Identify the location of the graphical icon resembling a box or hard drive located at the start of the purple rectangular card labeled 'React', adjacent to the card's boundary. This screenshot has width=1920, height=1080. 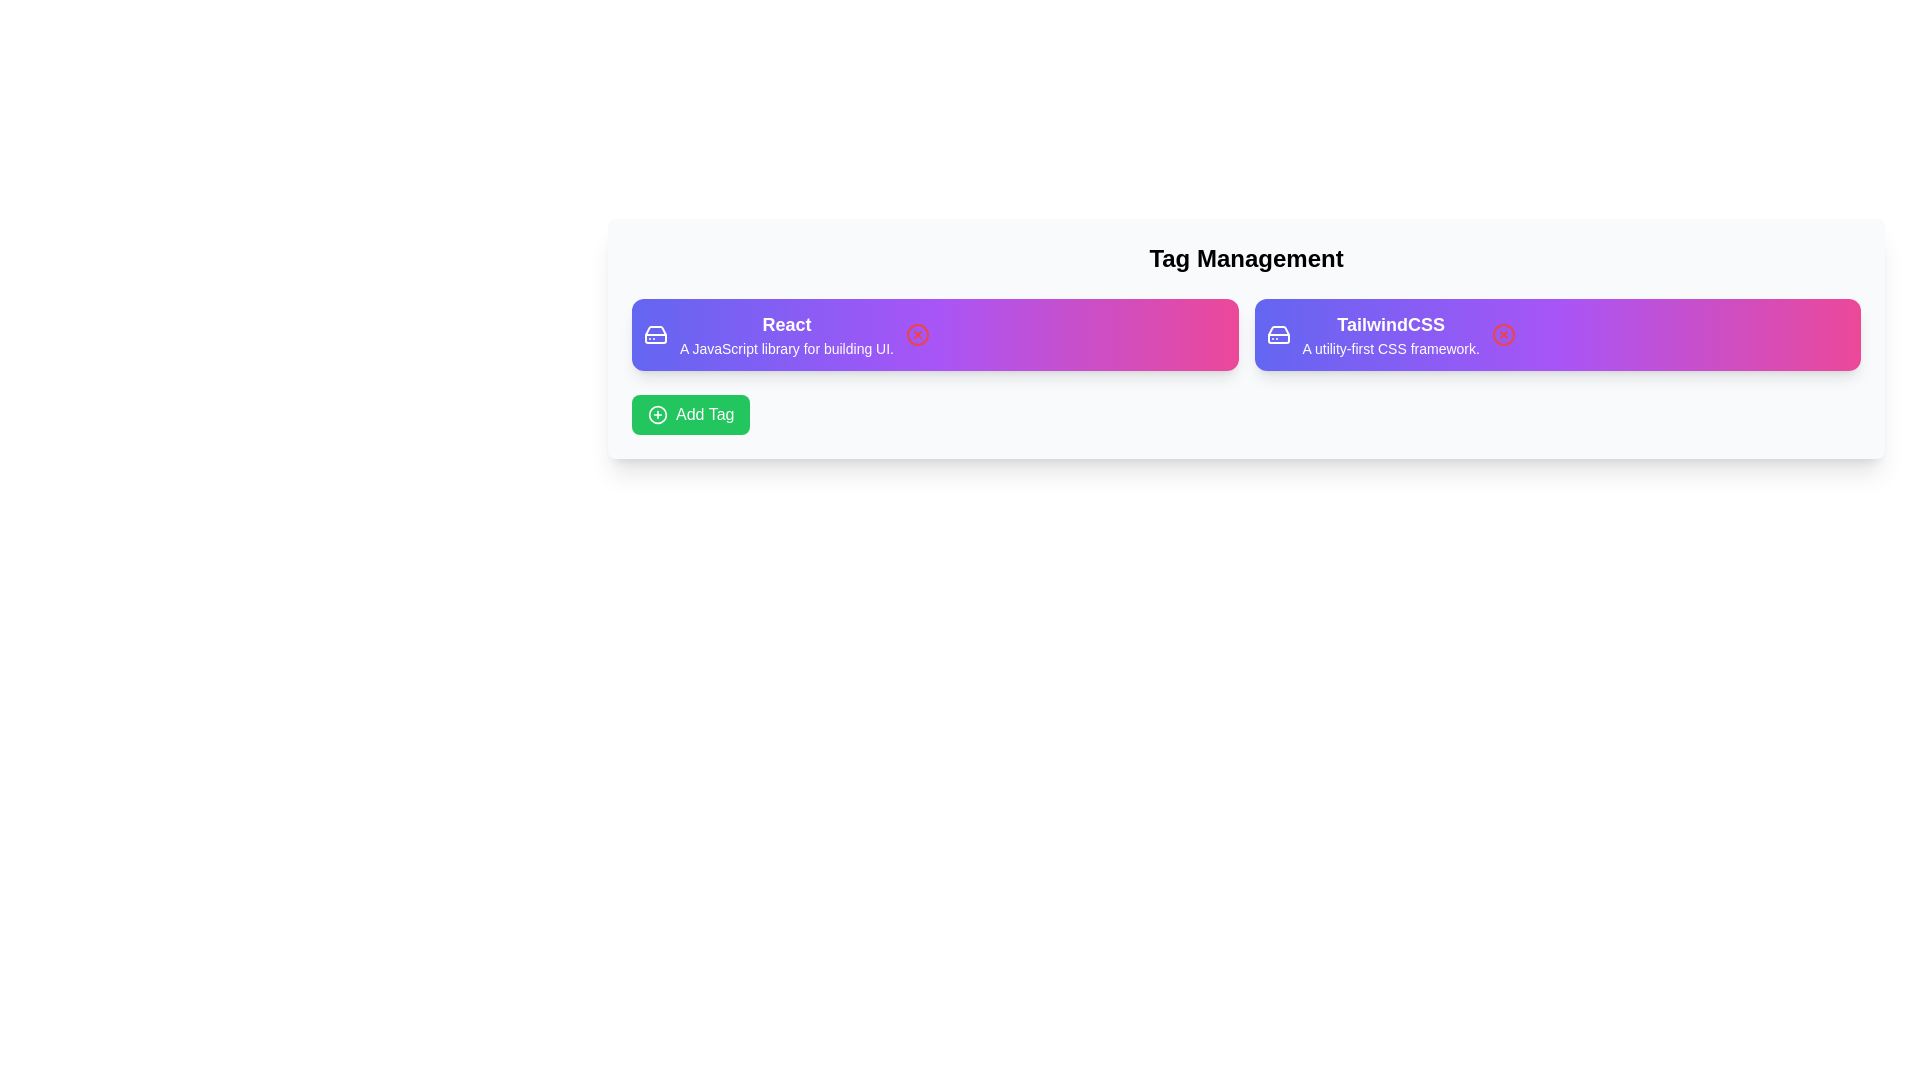
(656, 334).